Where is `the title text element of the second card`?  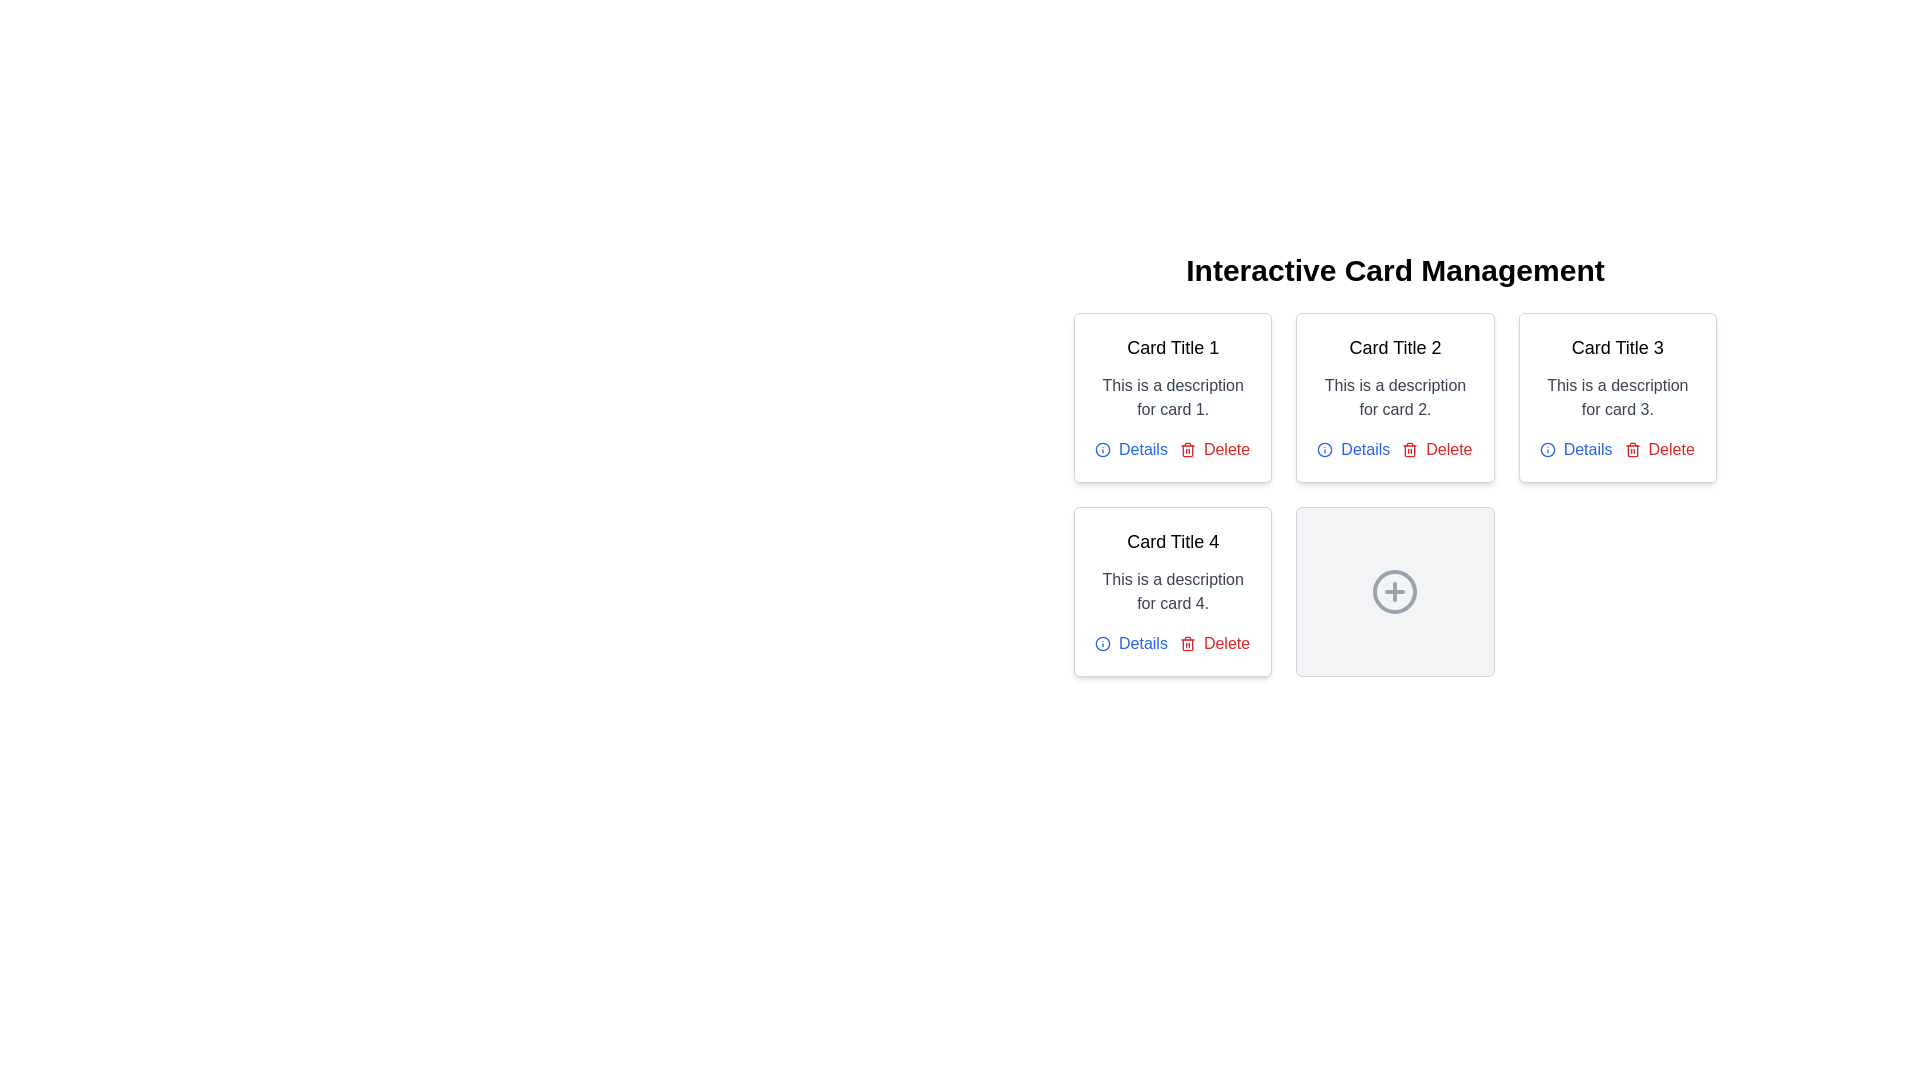 the title text element of the second card is located at coordinates (1394, 346).